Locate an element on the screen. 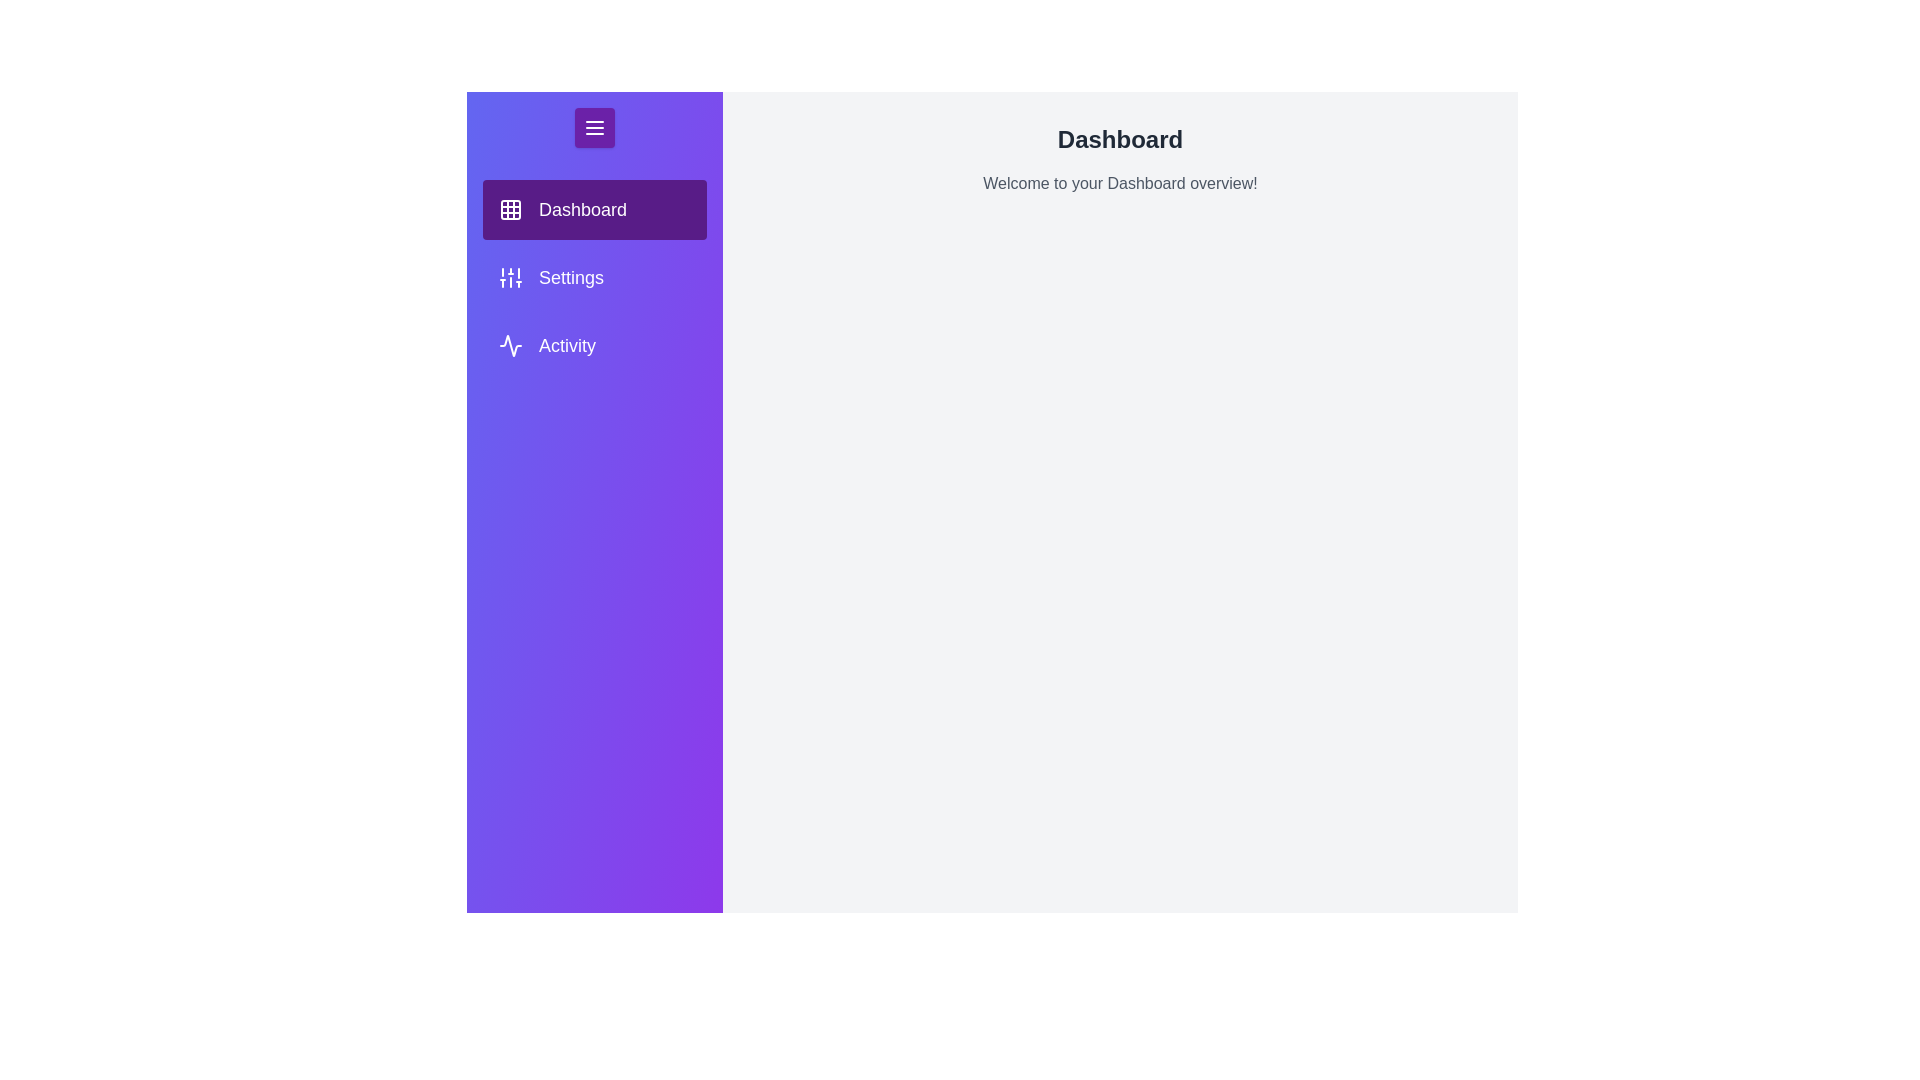 The height and width of the screenshot is (1080, 1920). the tab Settings in the menu is located at coordinates (594, 277).